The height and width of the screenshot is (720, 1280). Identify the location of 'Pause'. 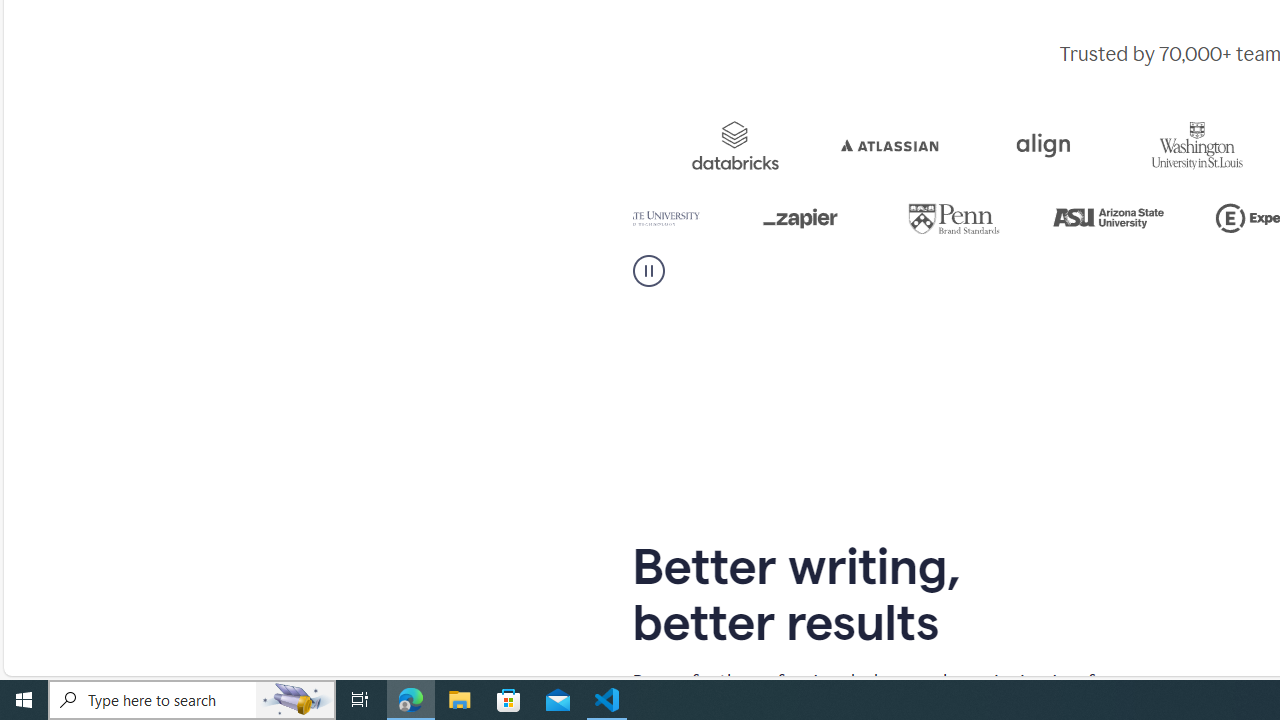
(648, 271).